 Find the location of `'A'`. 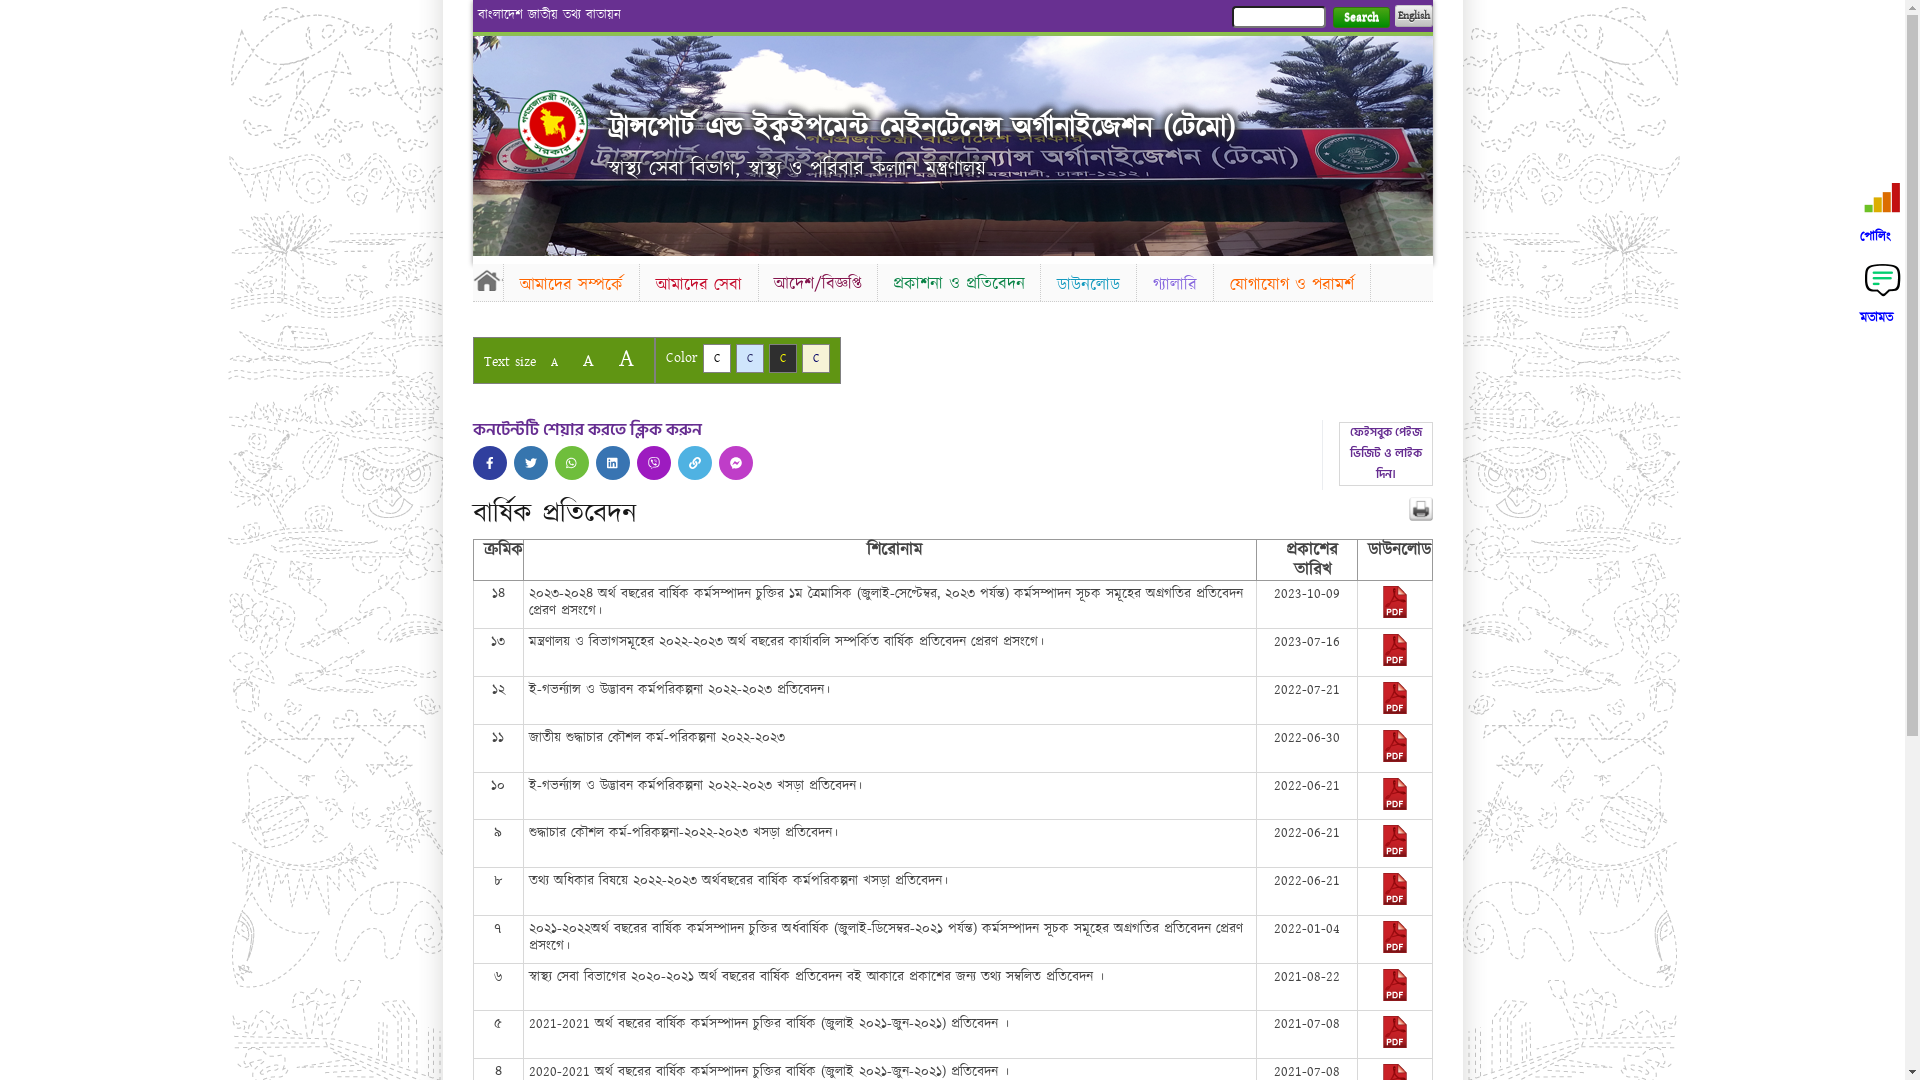

'A' is located at coordinates (586, 360).